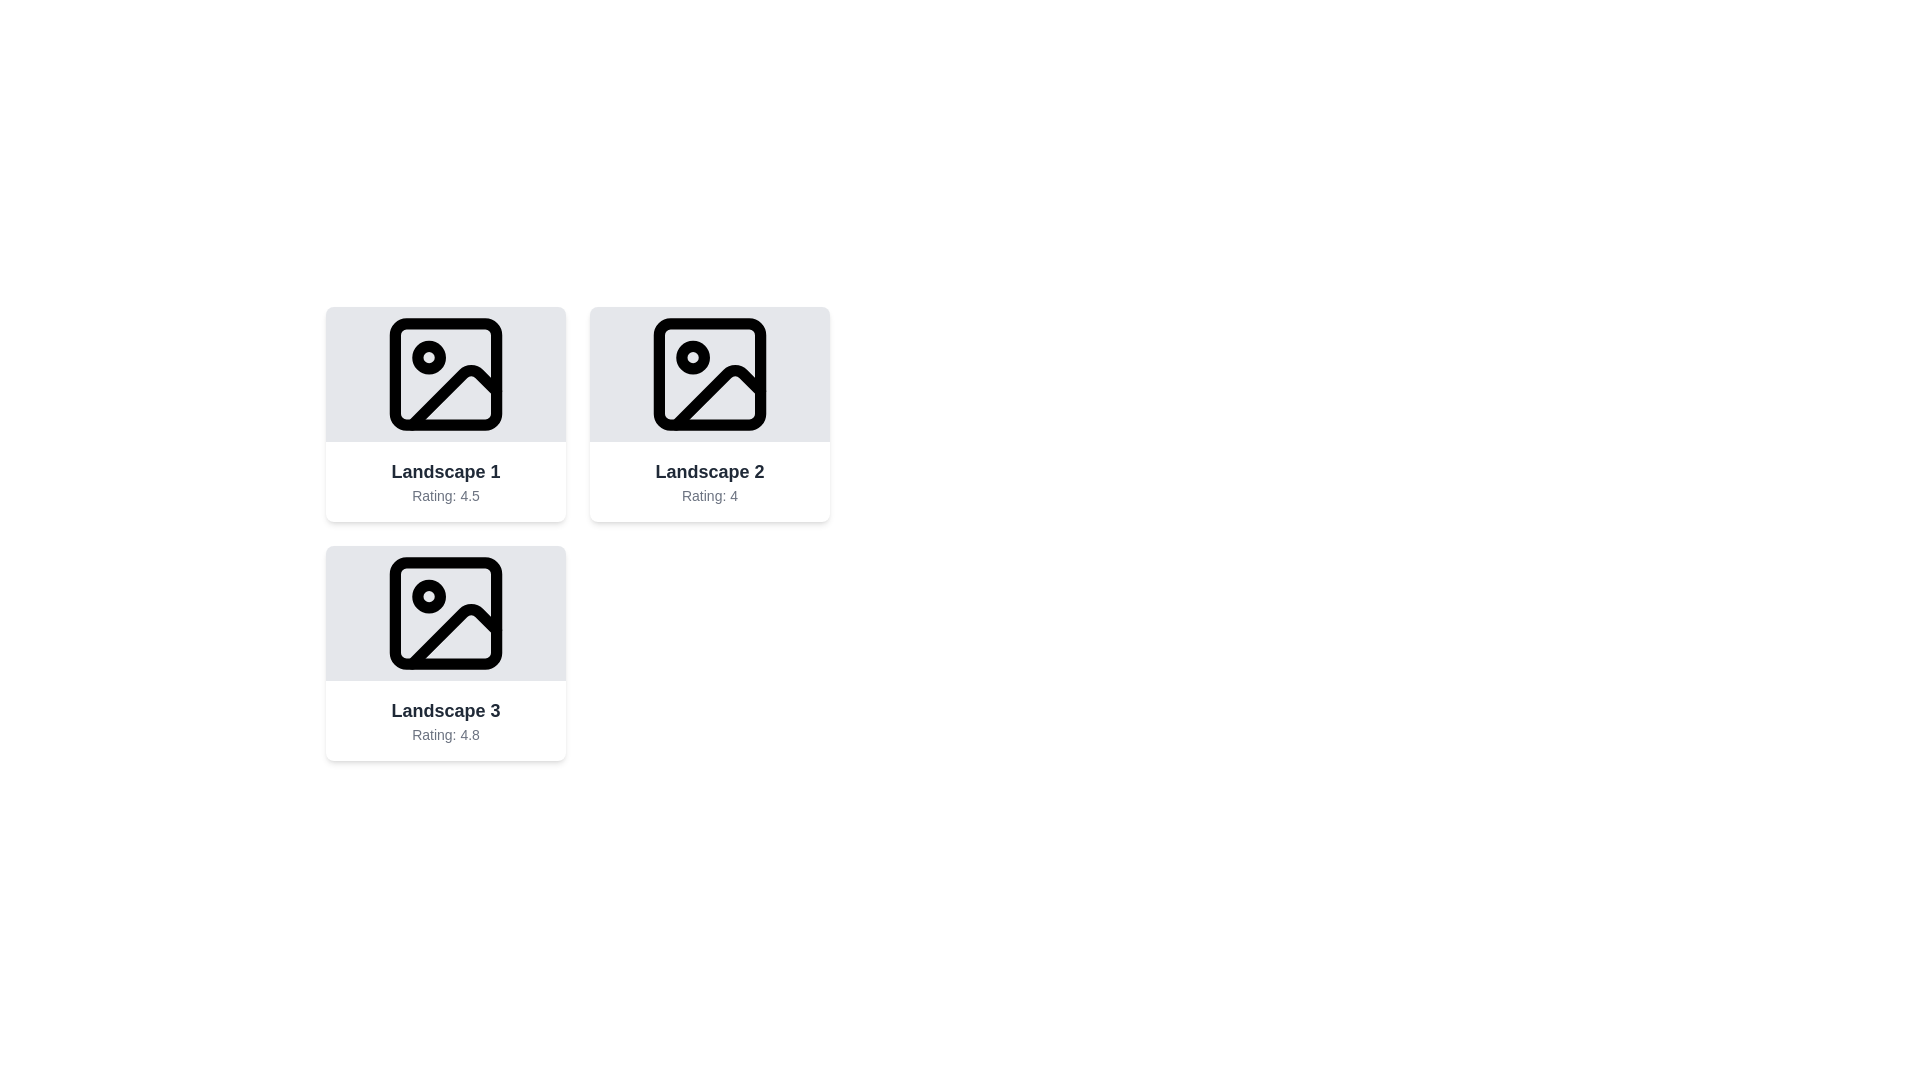 The width and height of the screenshot is (1920, 1080). Describe the element at coordinates (445, 373) in the screenshot. I see `the appearance of the star icon located in the upper left quadrant of the interface grid, next to the text 'Rating: 4.5'` at that location.